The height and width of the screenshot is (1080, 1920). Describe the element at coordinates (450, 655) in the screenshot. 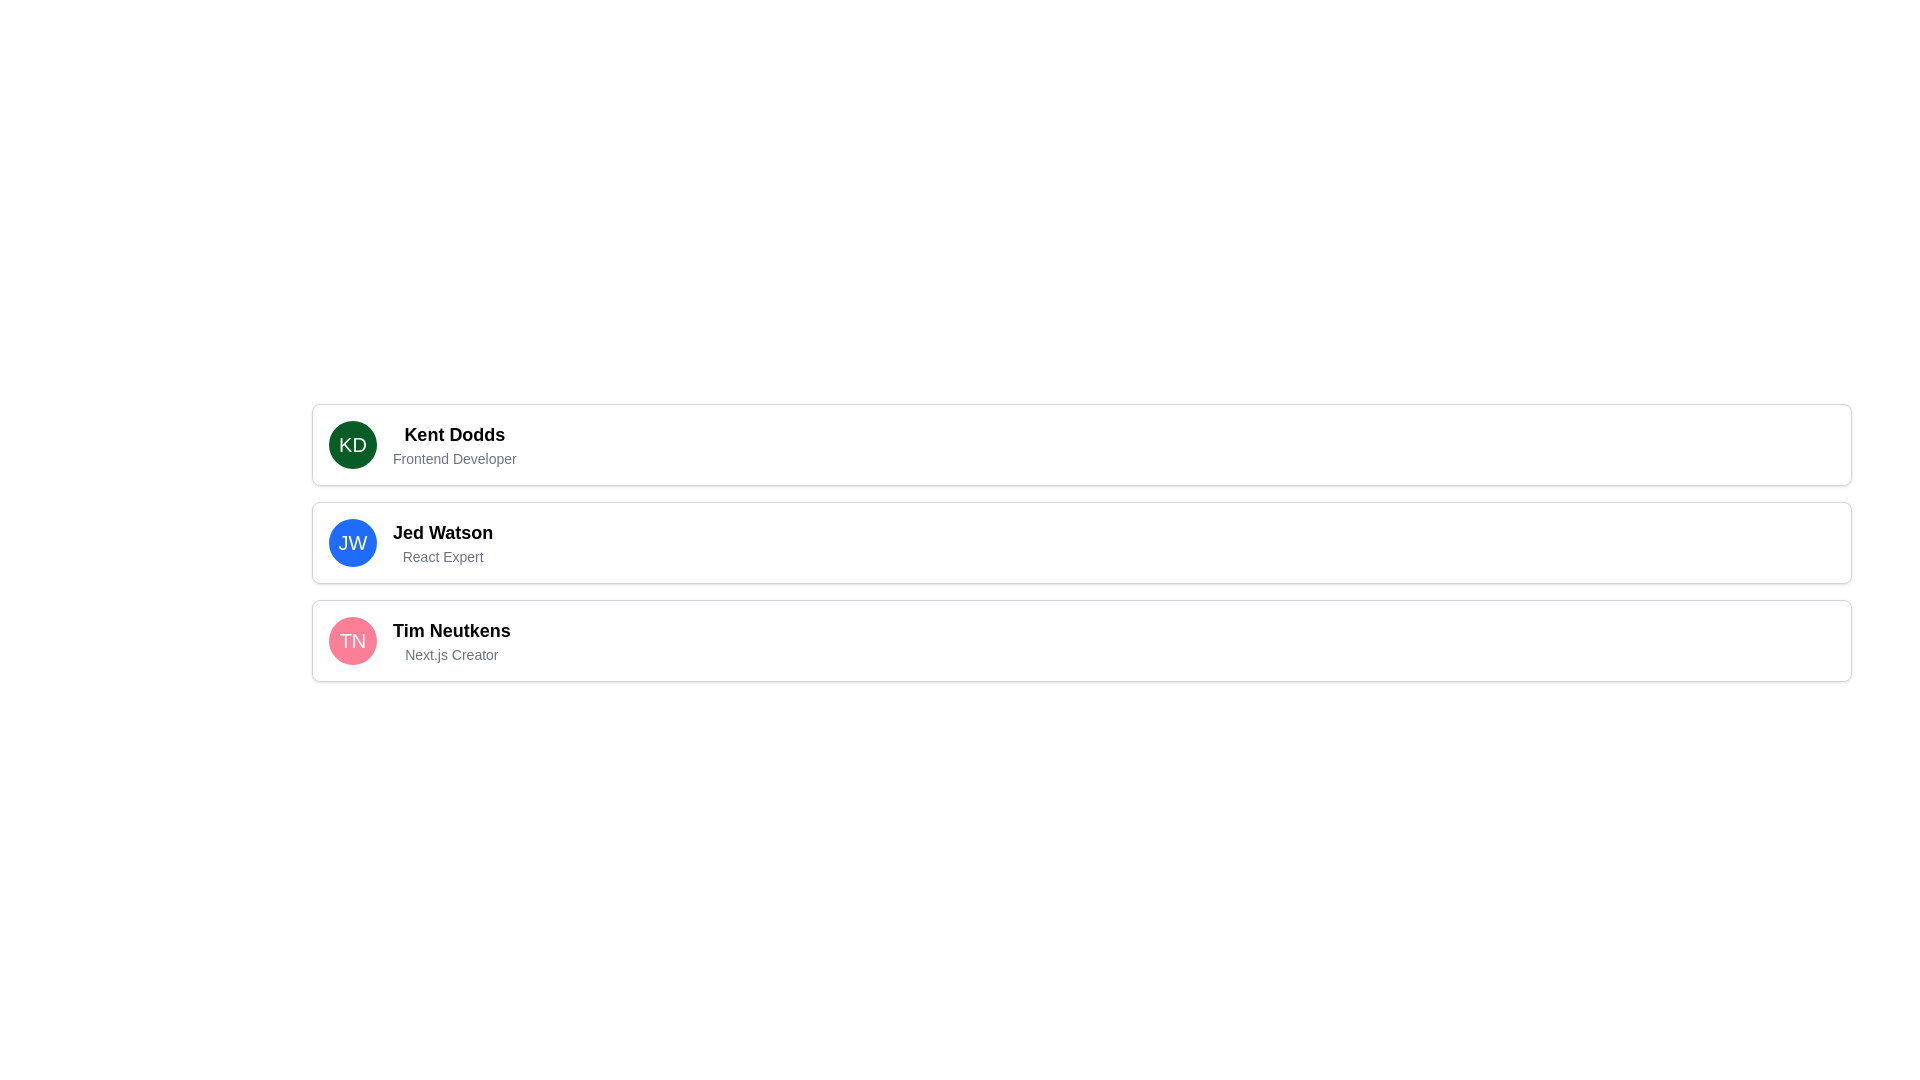

I see `the text label providing a descriptor for 'Tim Neutkens', located directly below the main title of the same name` at that location.